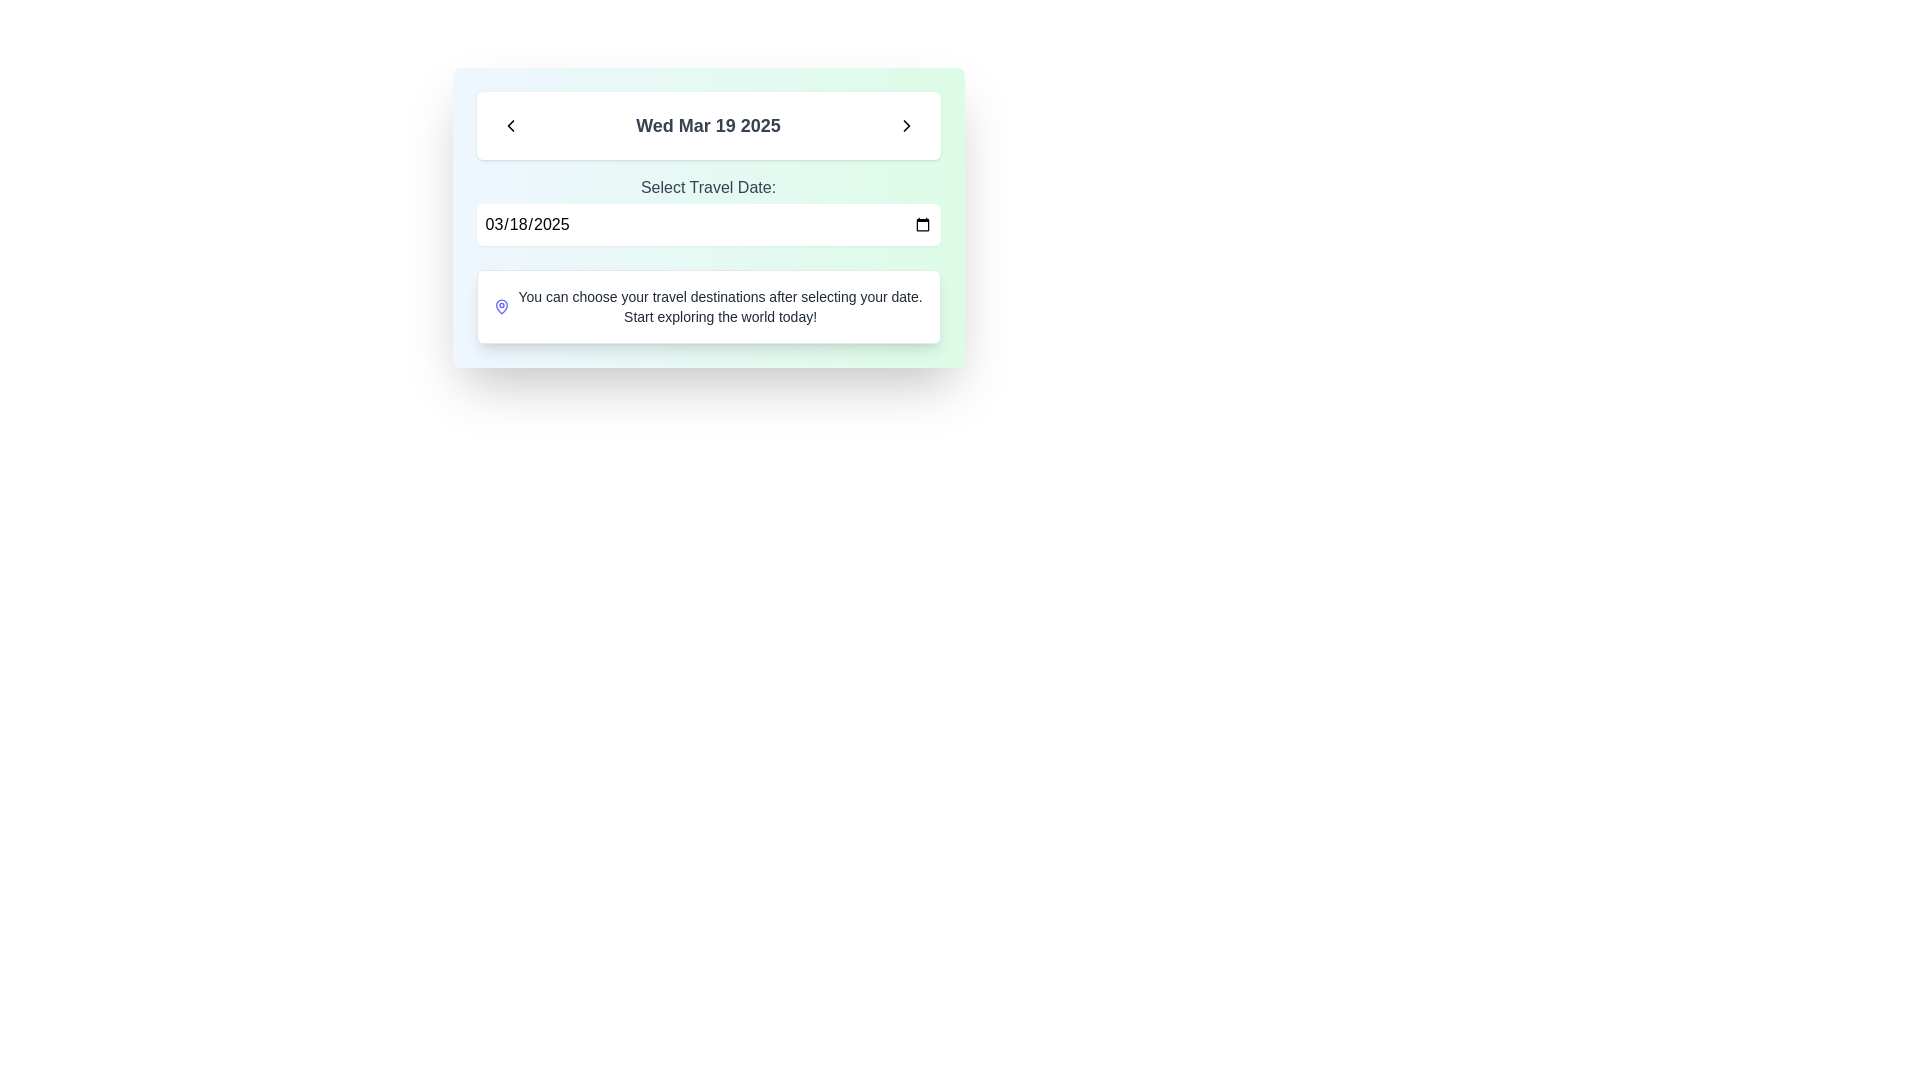 This screenshot has width=1920, height=1080. What do you see at coordinates (905, 126) in the screenshot?
I see `the right-facing chevron icon button located in the top-right corner of the date selection interface` at bounding box center [905, 126].